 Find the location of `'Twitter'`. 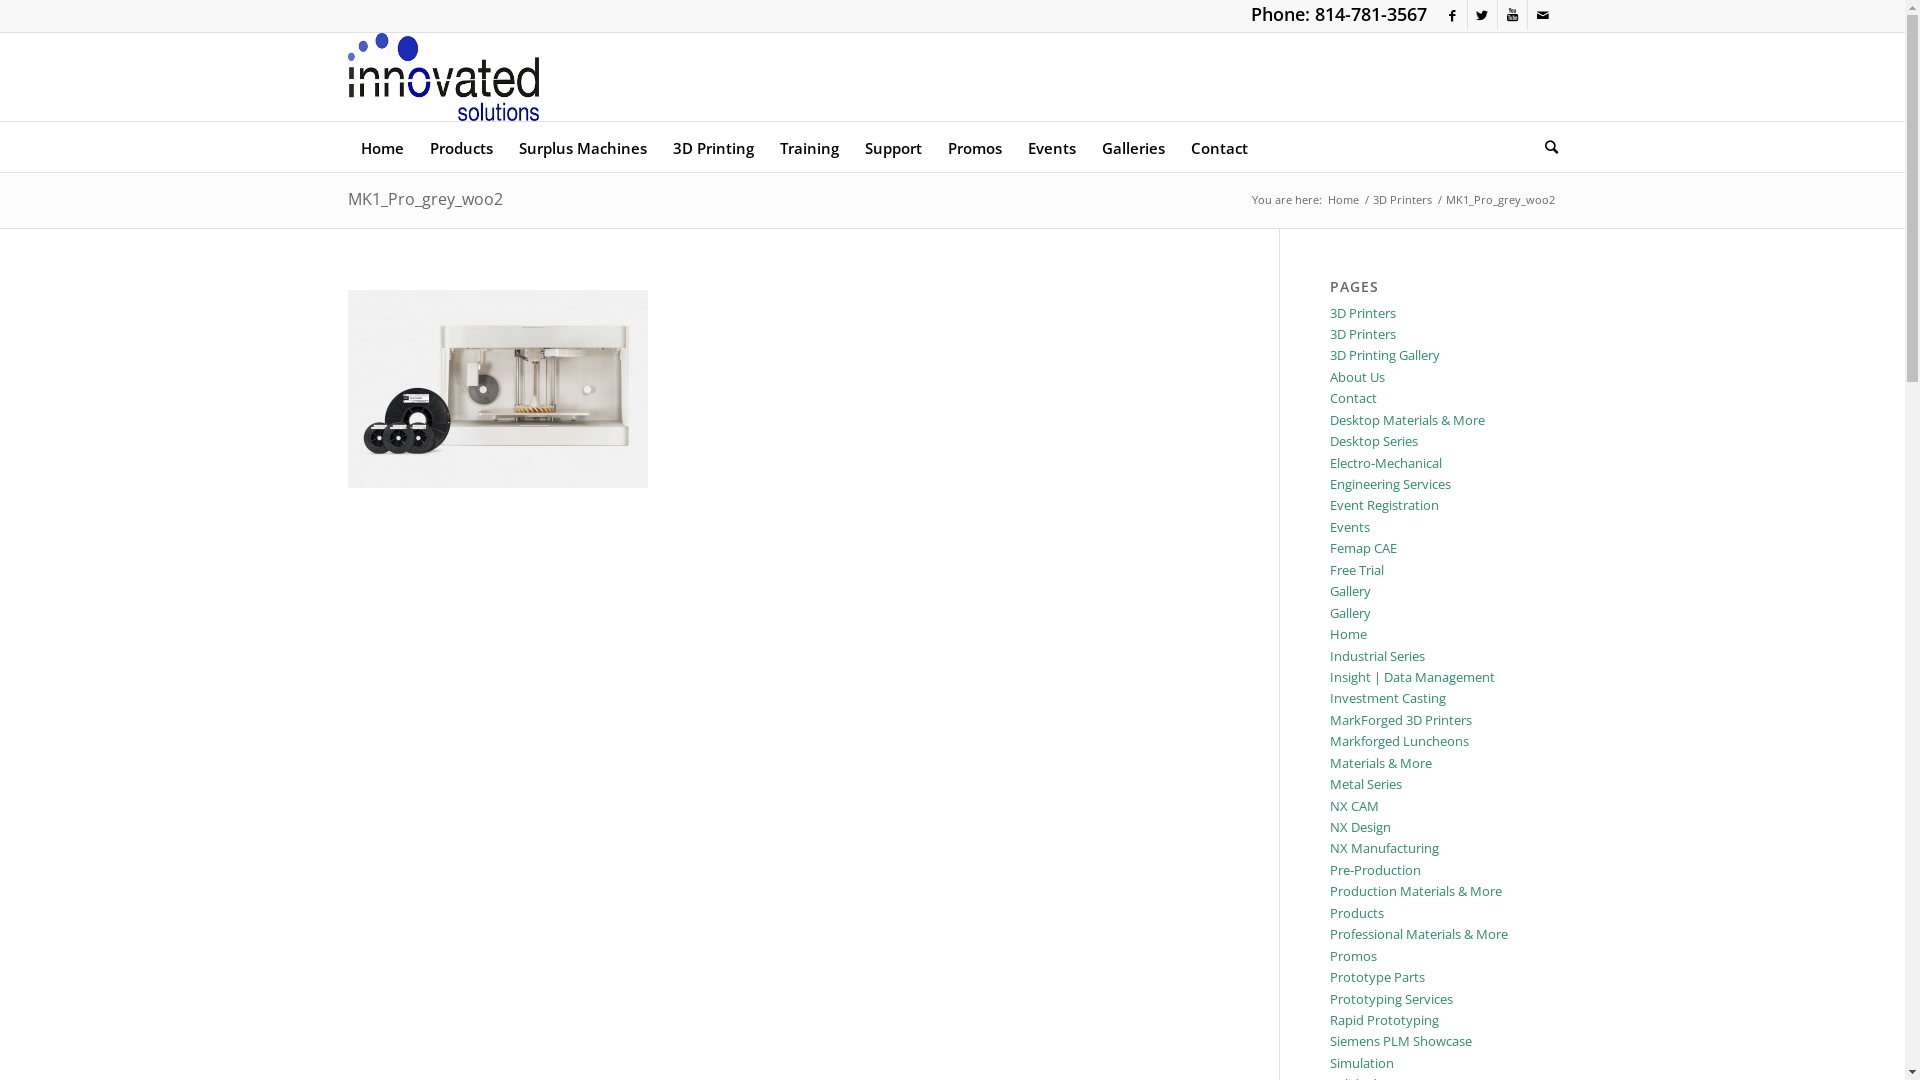

'Twitter' is located at coordinates (1482, 15).